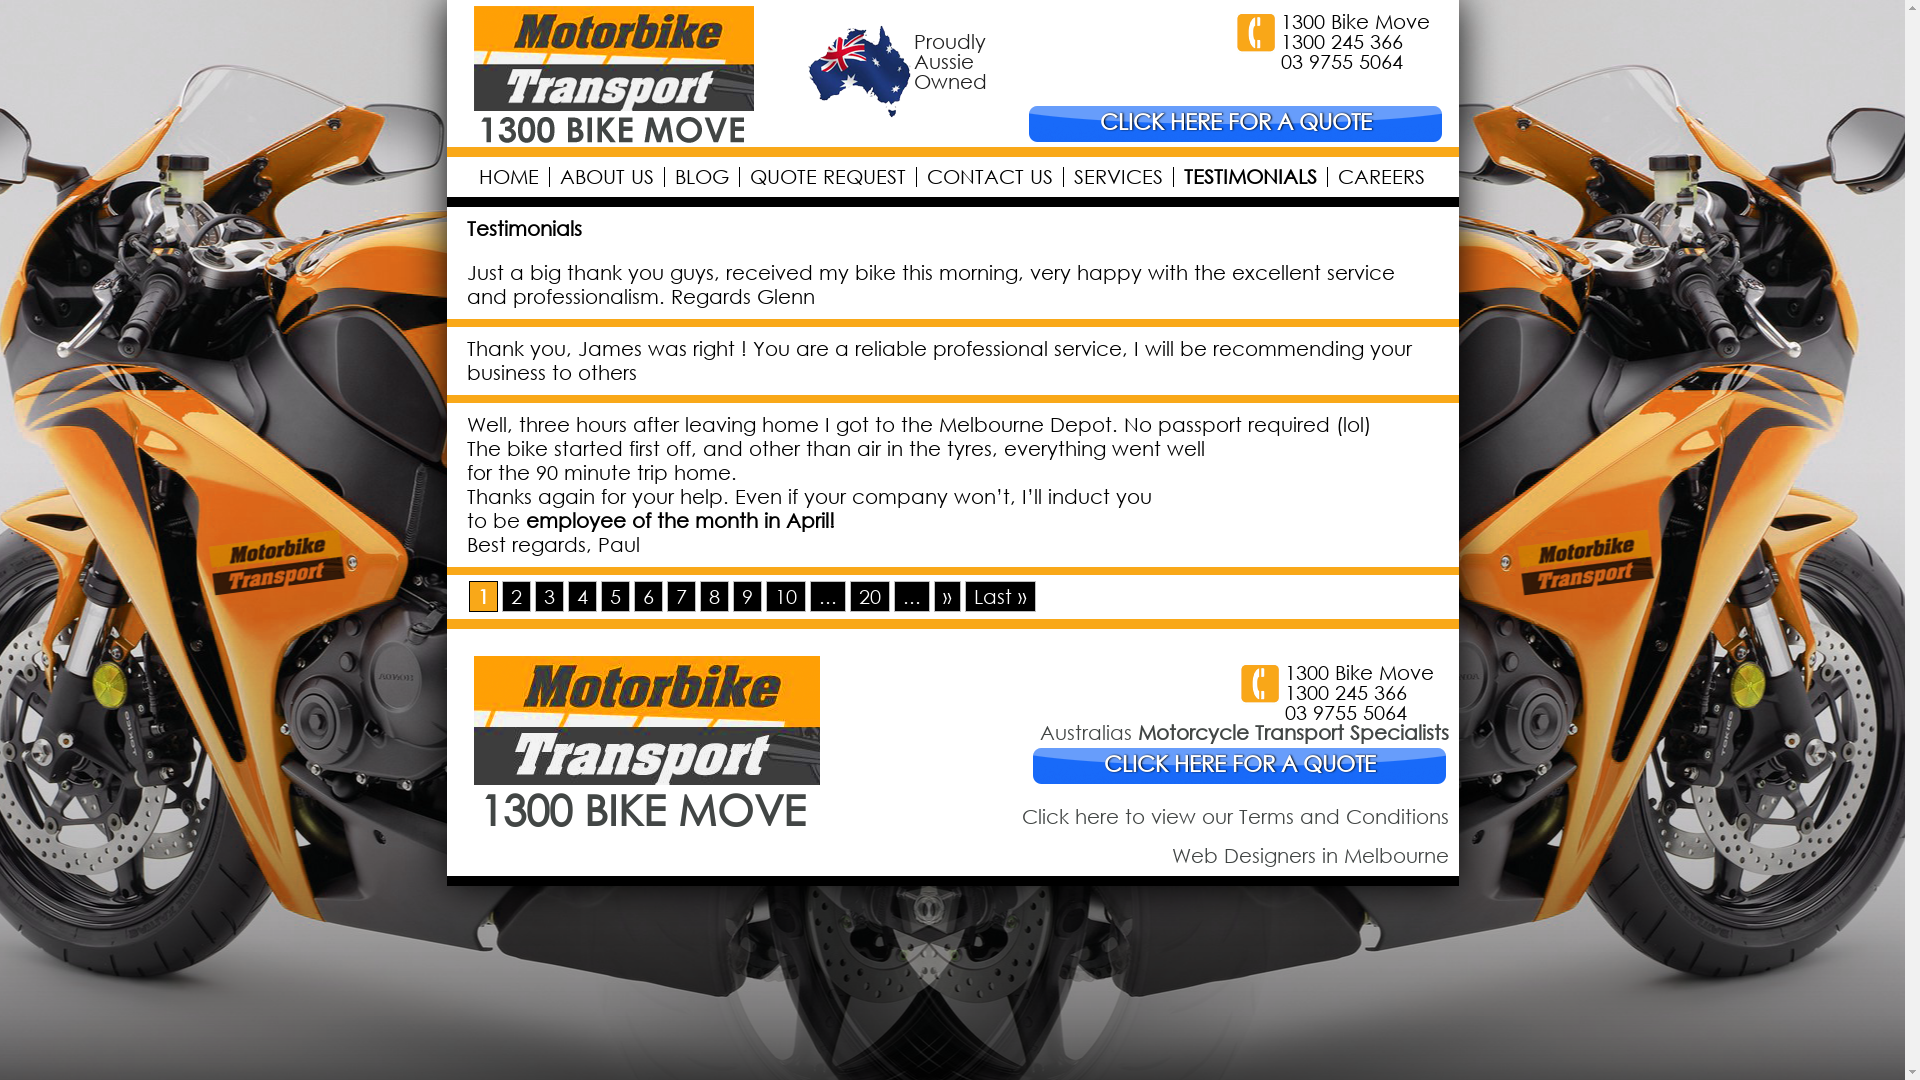  What do you see at coordinates (1280, 60) in the screenshot?
I see `'03 9755 5064'` at bounding box center [1280, 60].